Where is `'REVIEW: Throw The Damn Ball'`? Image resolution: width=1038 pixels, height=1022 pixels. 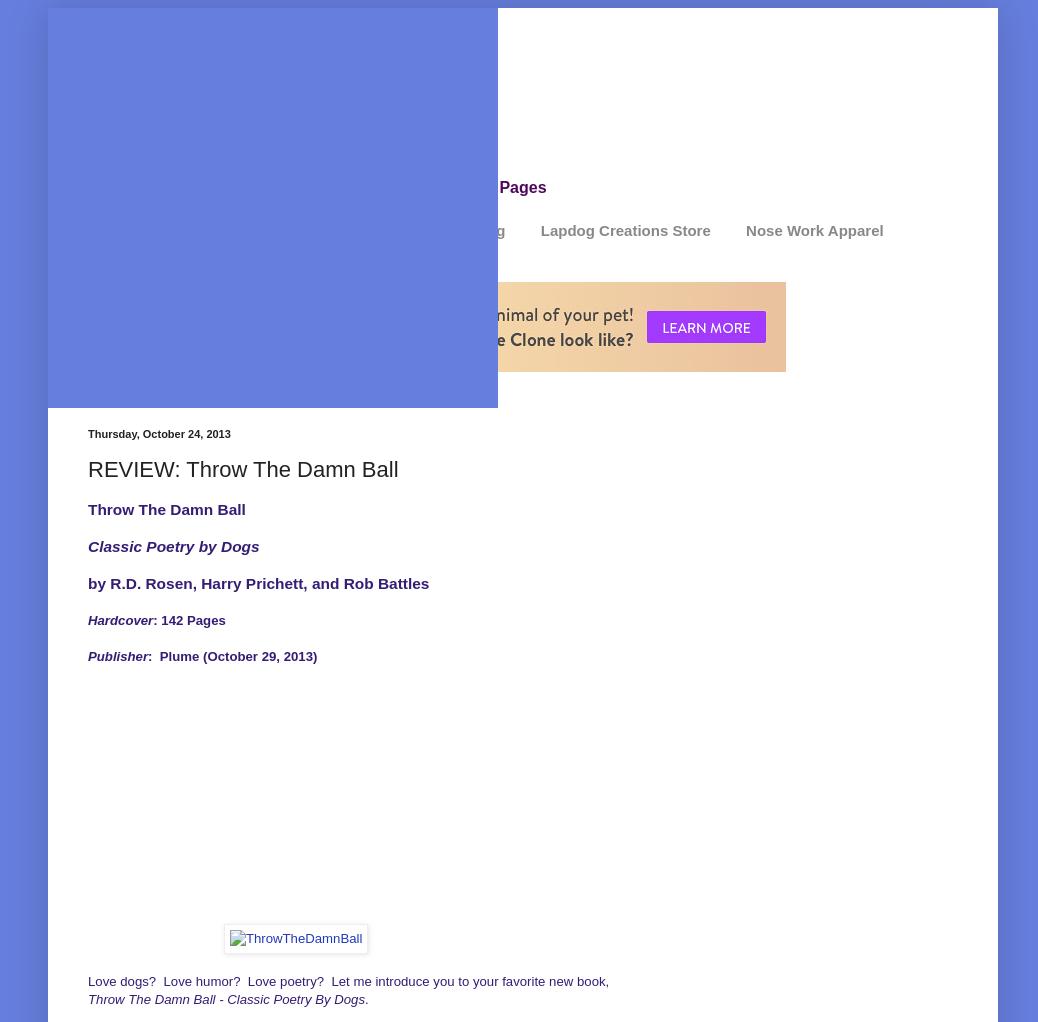 'REVIEW: Throw The Damn Ball' is located at coordinates (241, 467).